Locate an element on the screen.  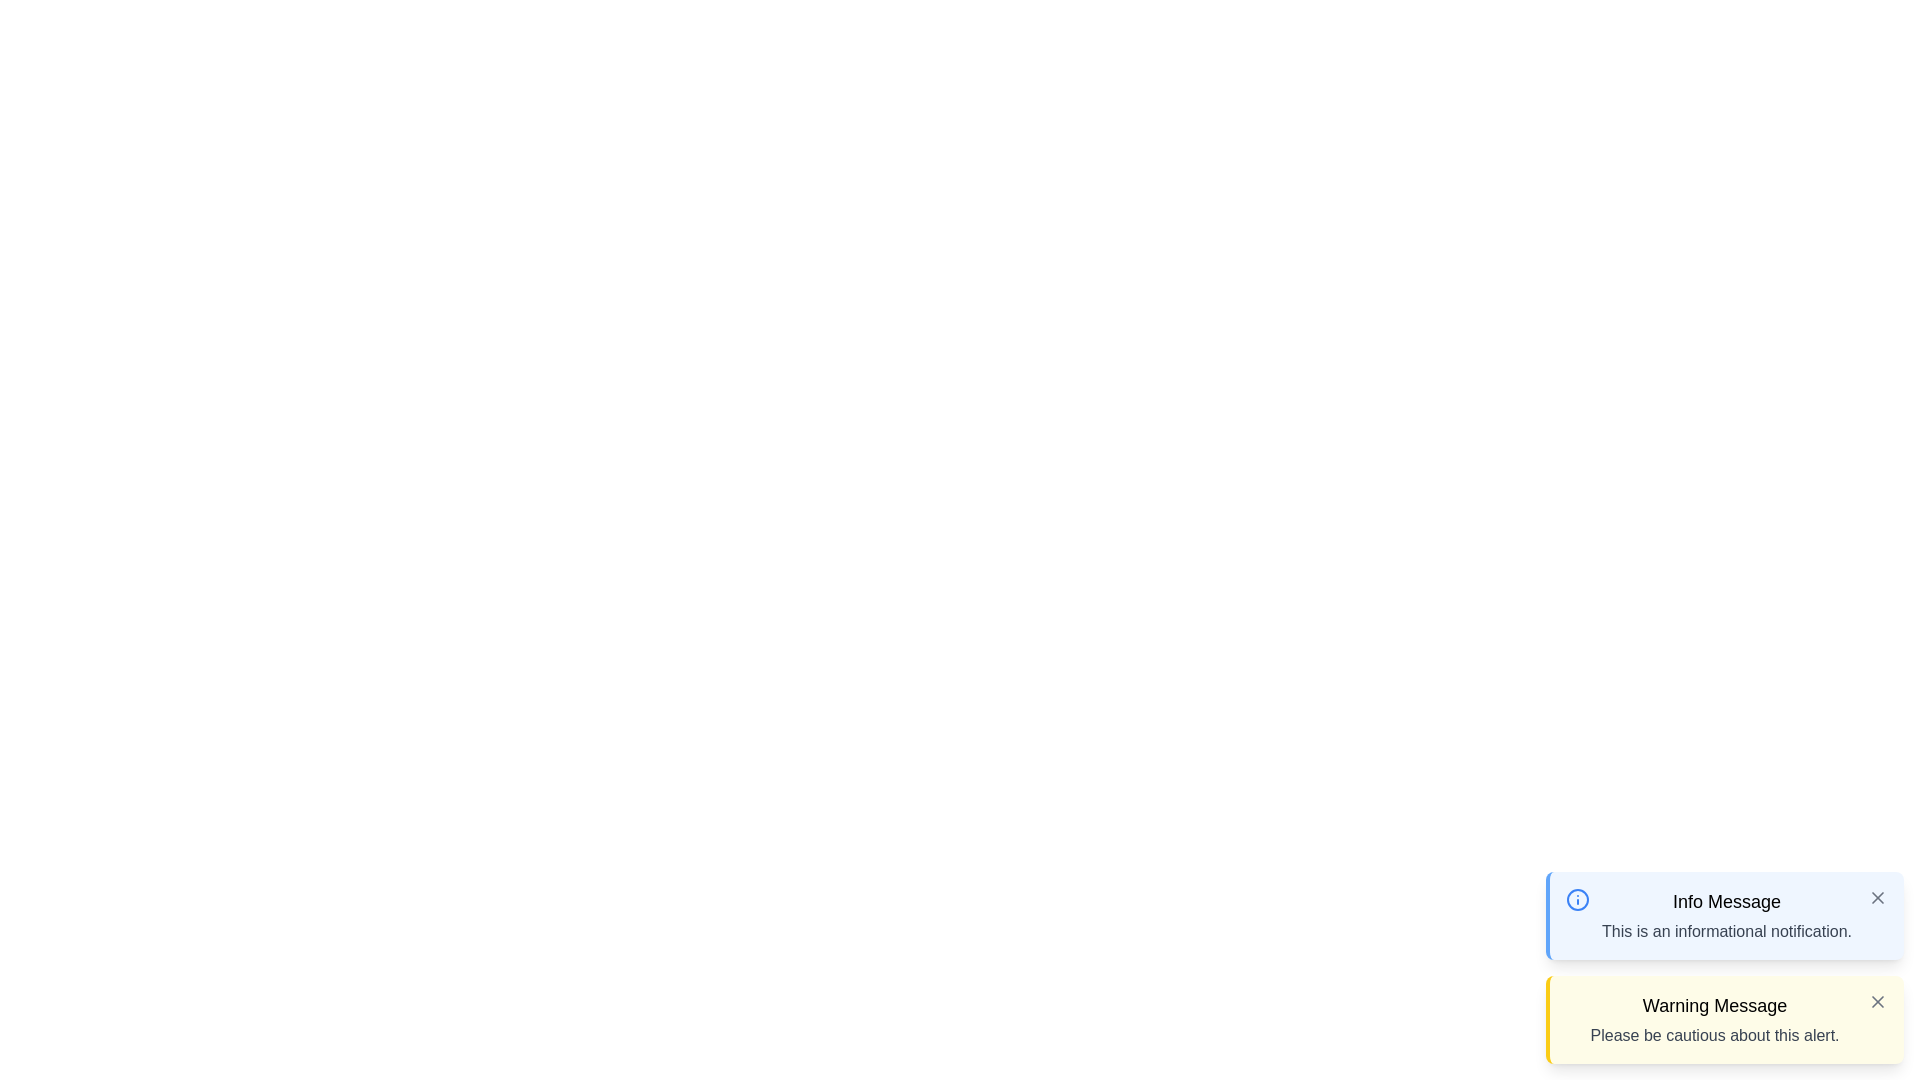
informational text string that states 'This is an informational notification.' located within the blue-framed information card below 'Info Message' is located at coordinates (1726, 932).